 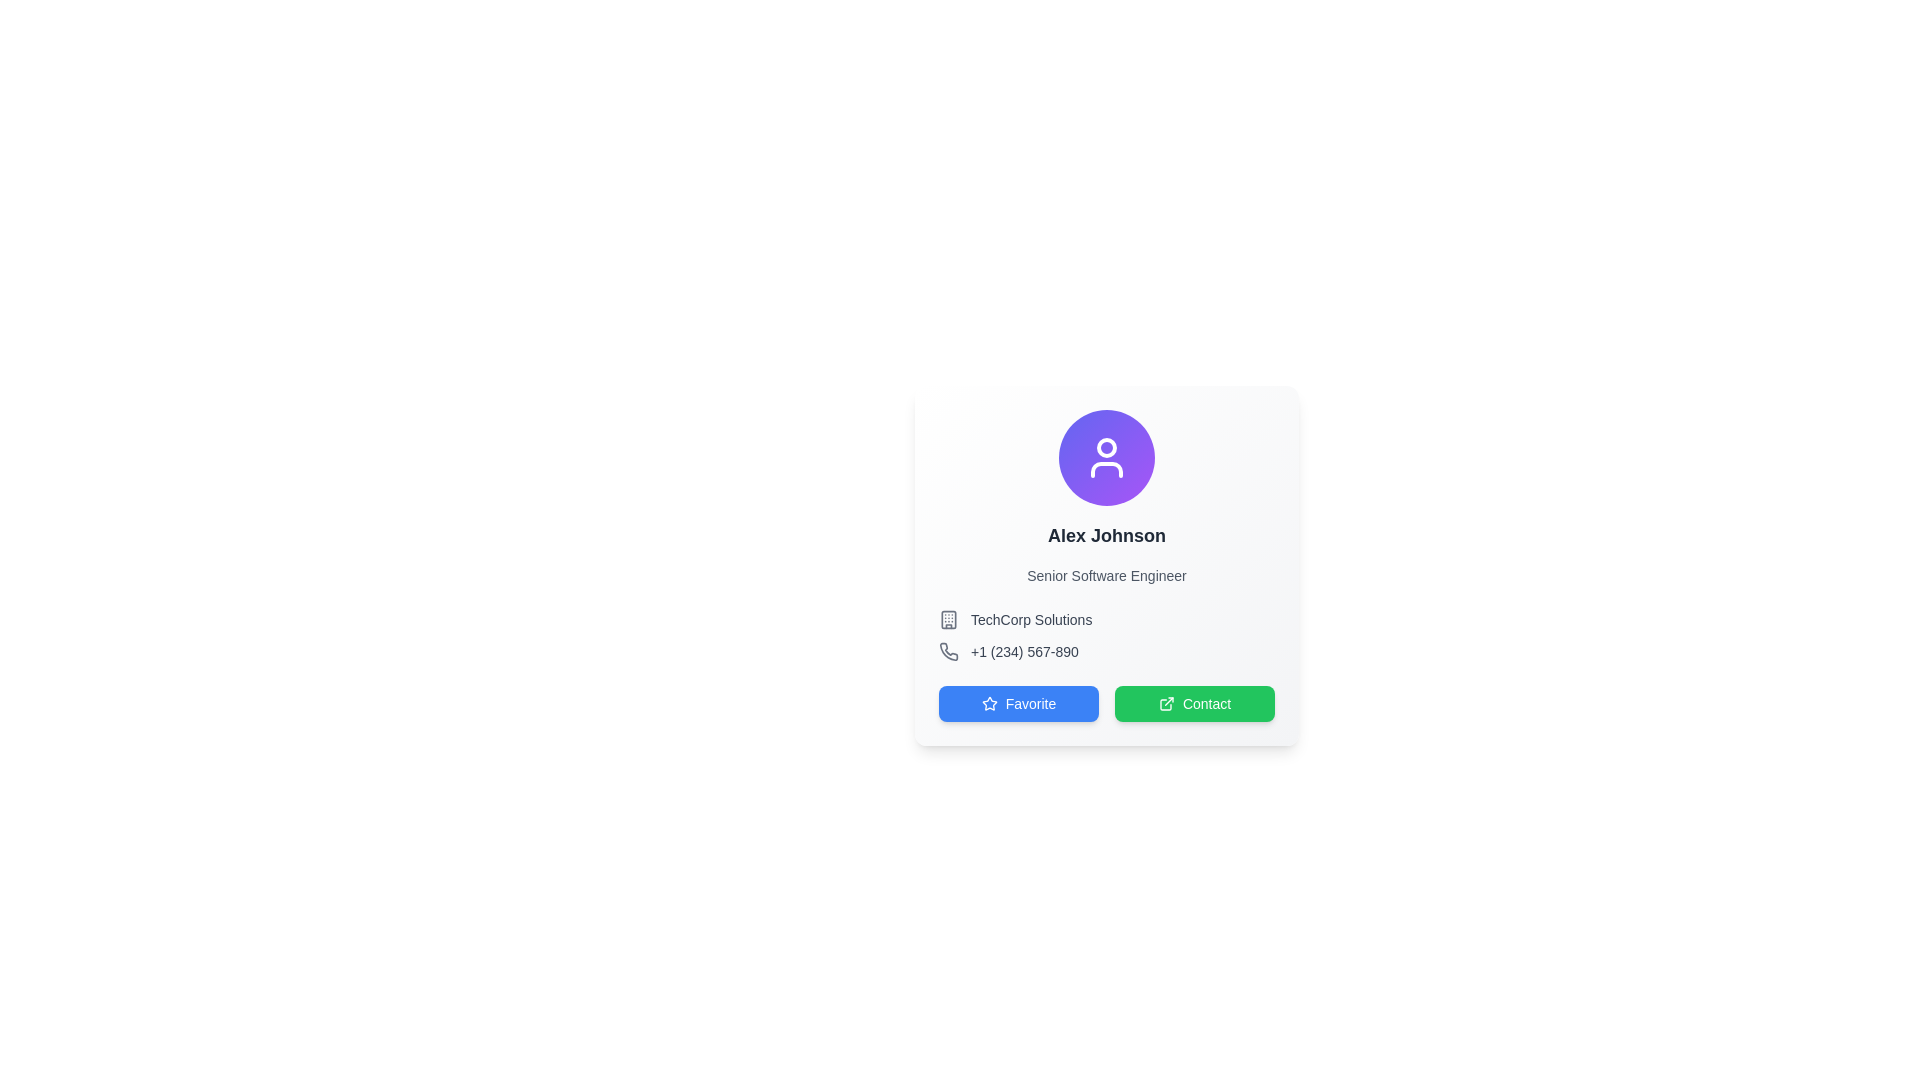 I want to click on the Text Label that displays 'Senior Software Engineer', which is positioned below 'Alex Johnson' in a light gray font within the card-like layout, so click(x=1106, y=575).